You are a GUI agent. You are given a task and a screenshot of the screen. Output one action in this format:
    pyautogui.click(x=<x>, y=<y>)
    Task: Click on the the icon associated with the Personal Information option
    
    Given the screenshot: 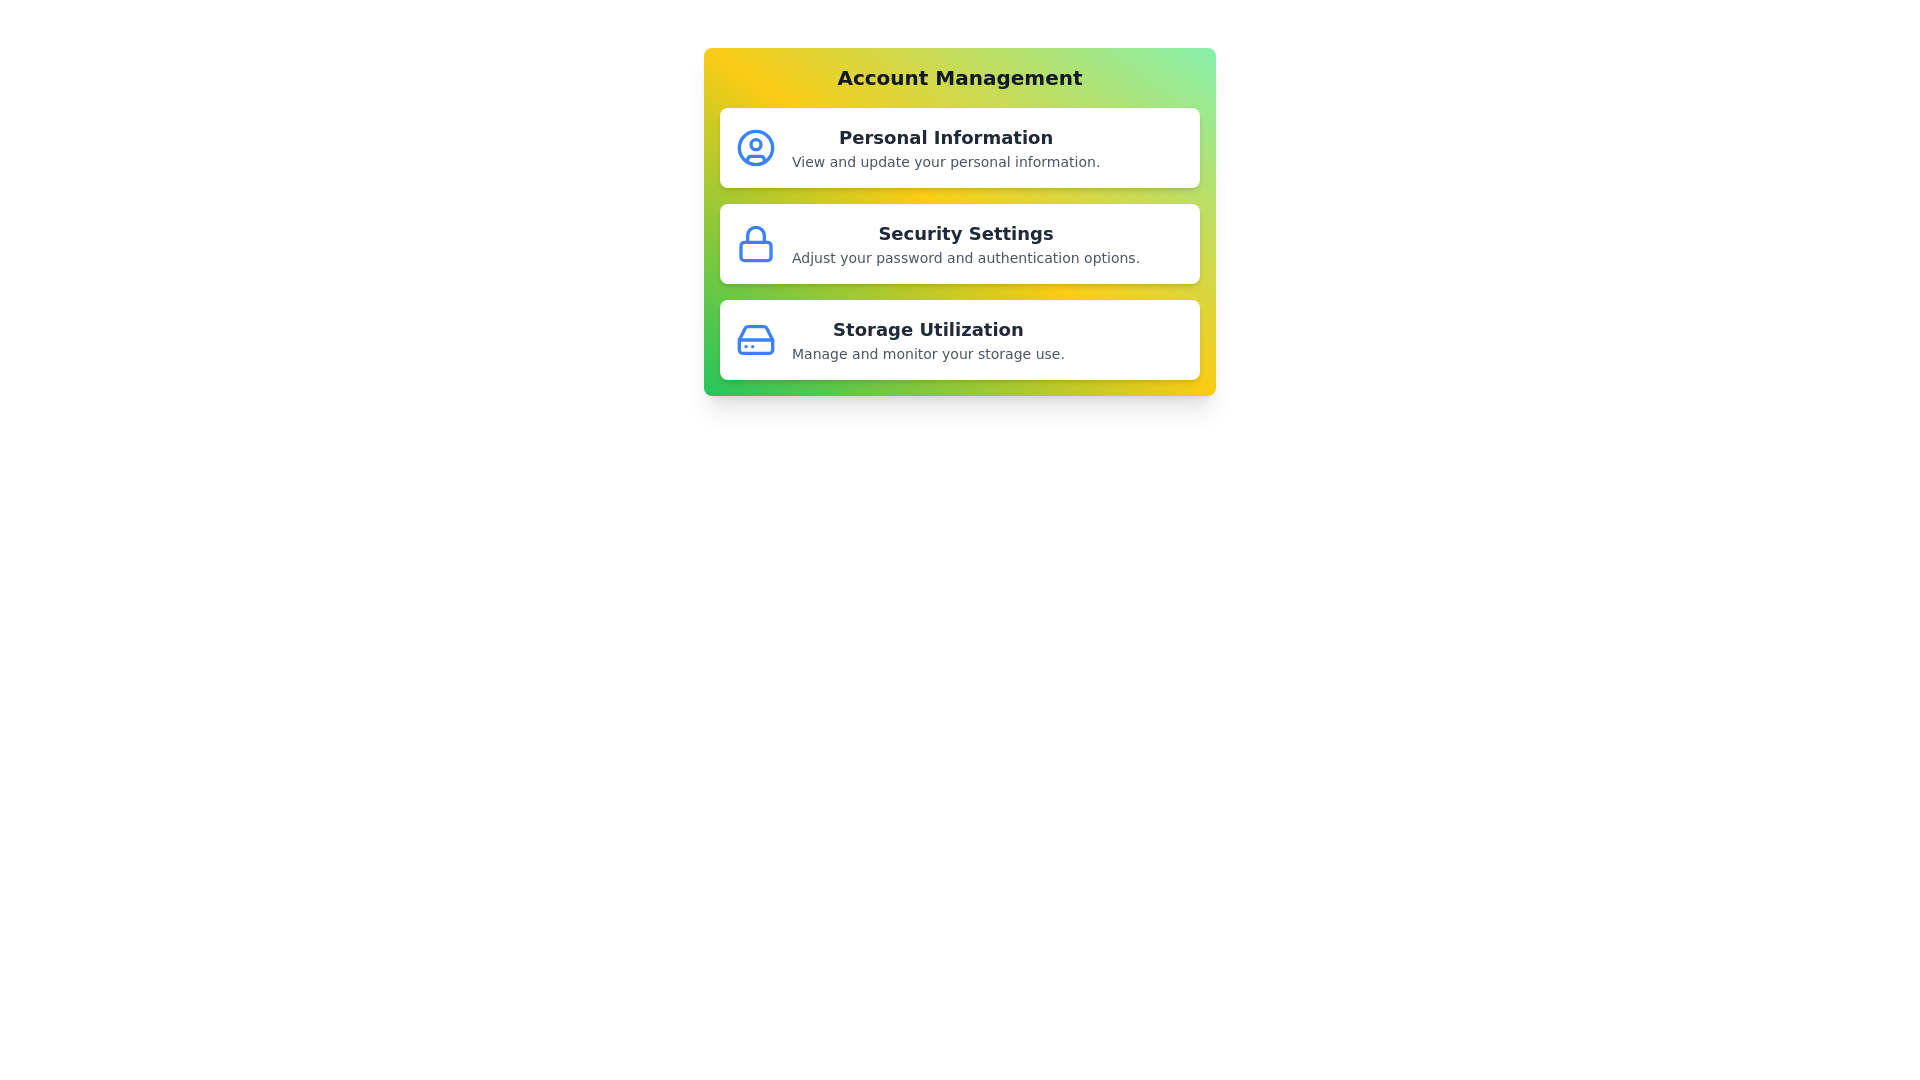 What is the action you would take?
    pyautogui.click(x=754, y=146)
    